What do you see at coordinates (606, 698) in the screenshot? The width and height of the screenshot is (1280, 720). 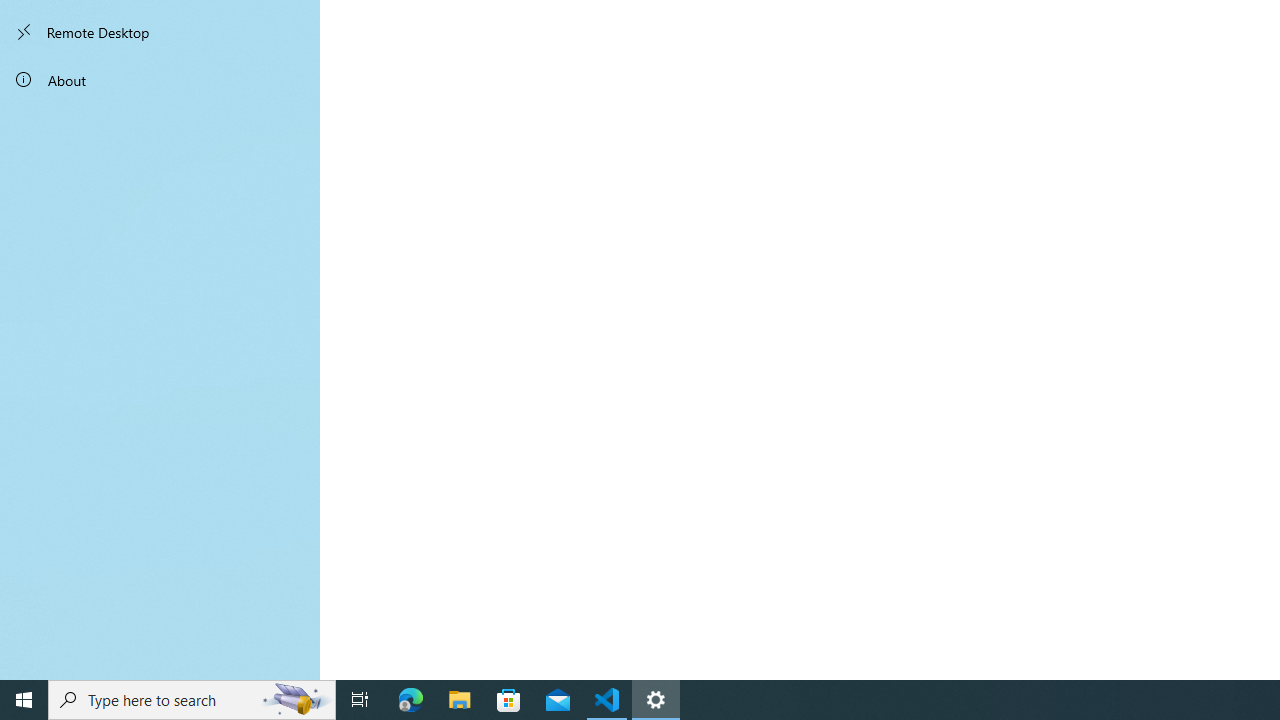 I see `'Visual Studio Code - 1 running window'` at bounding box center [606, 698].